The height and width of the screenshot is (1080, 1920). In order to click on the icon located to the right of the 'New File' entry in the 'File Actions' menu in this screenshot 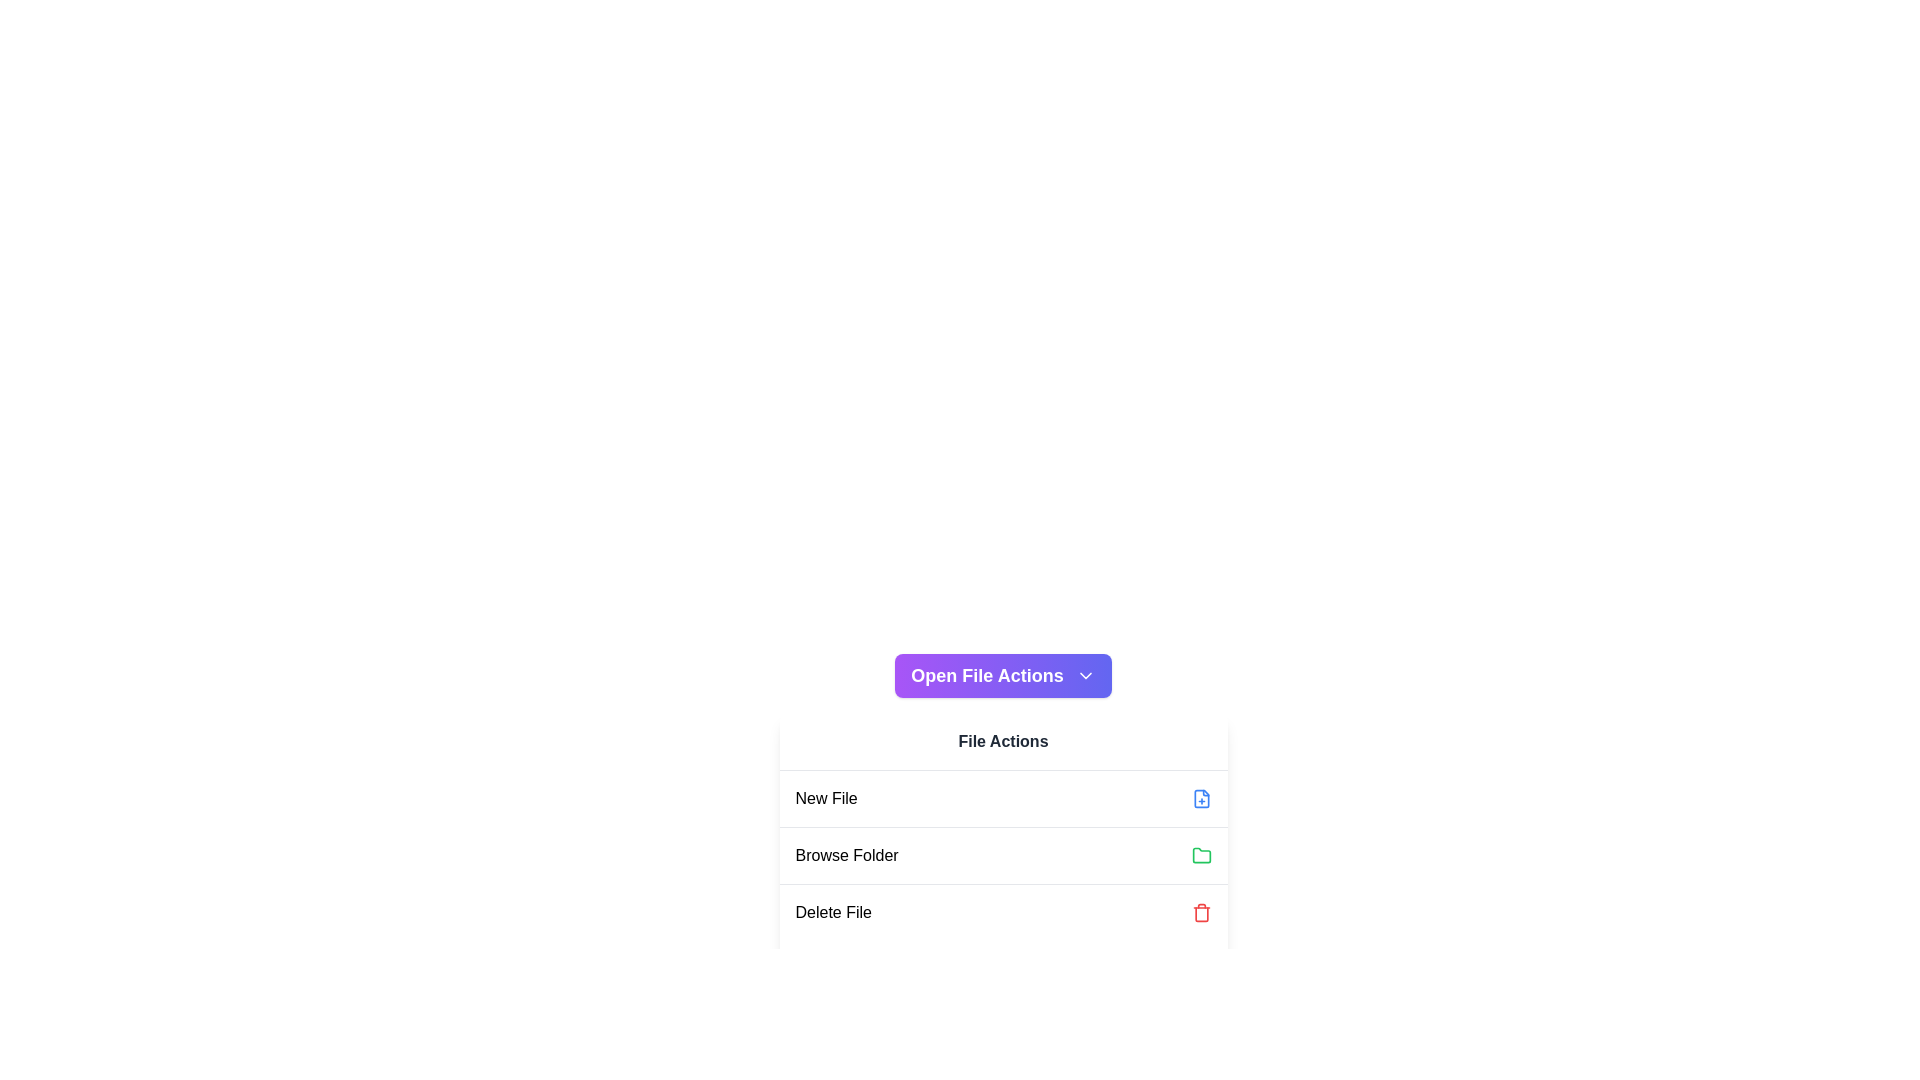, I will do `click(1200, 797)`.